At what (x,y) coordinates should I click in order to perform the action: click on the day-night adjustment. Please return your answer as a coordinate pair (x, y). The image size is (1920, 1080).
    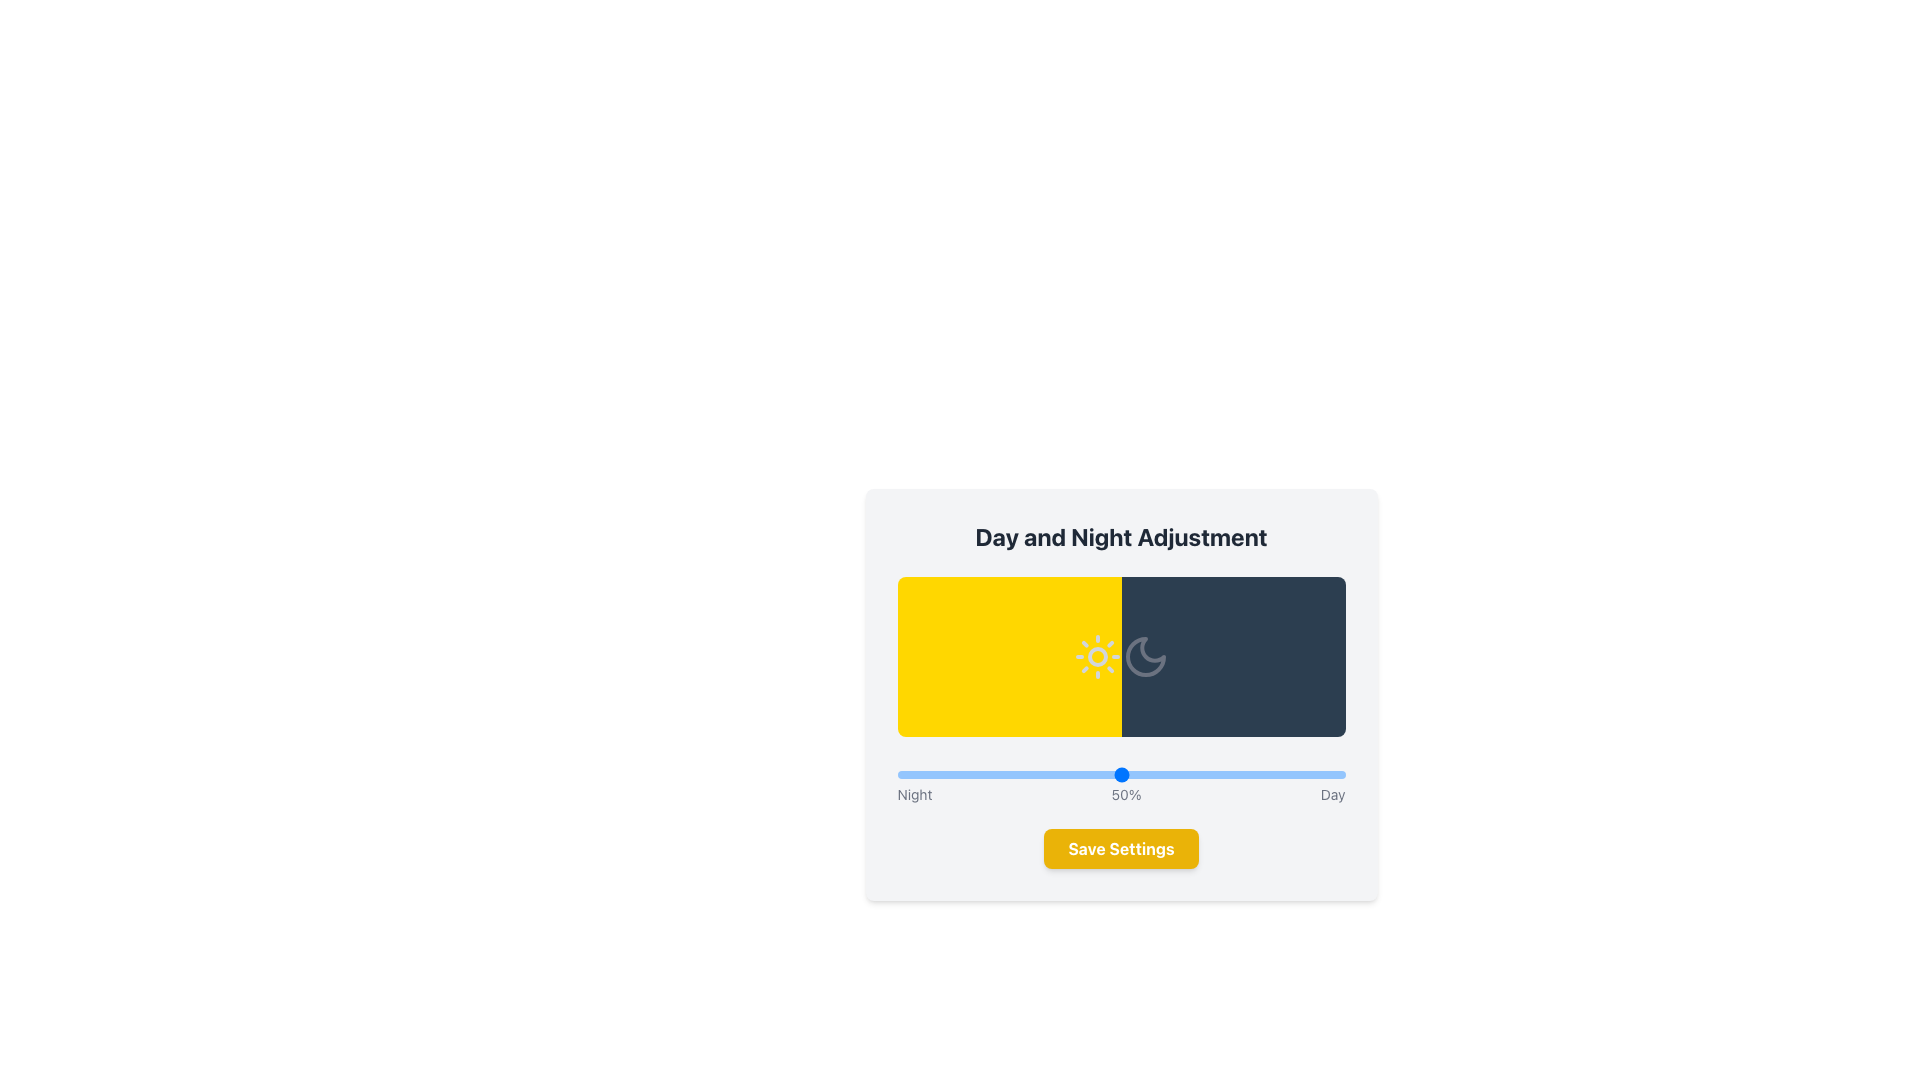
    Looking at the image, I should click on (896, 774).